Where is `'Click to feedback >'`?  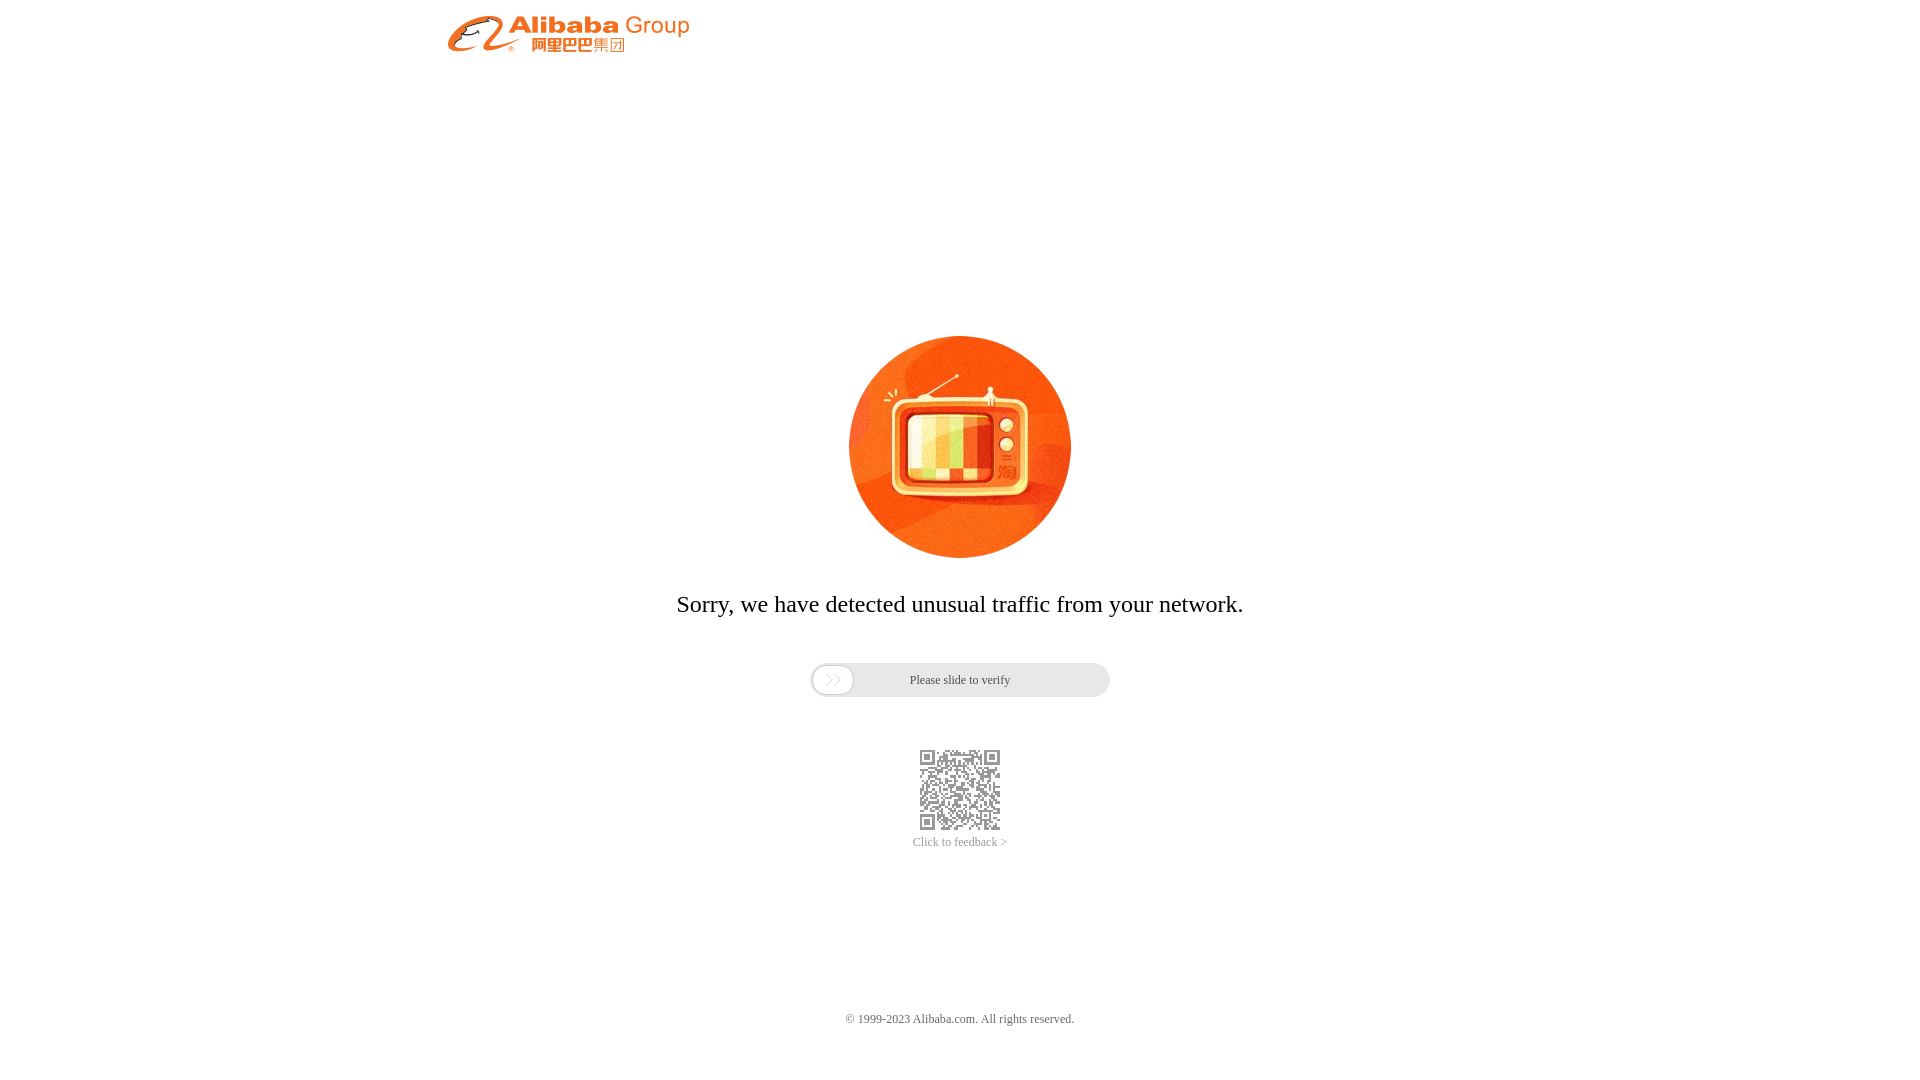
'Click to feedback >' is located at coordinates (960, 842).